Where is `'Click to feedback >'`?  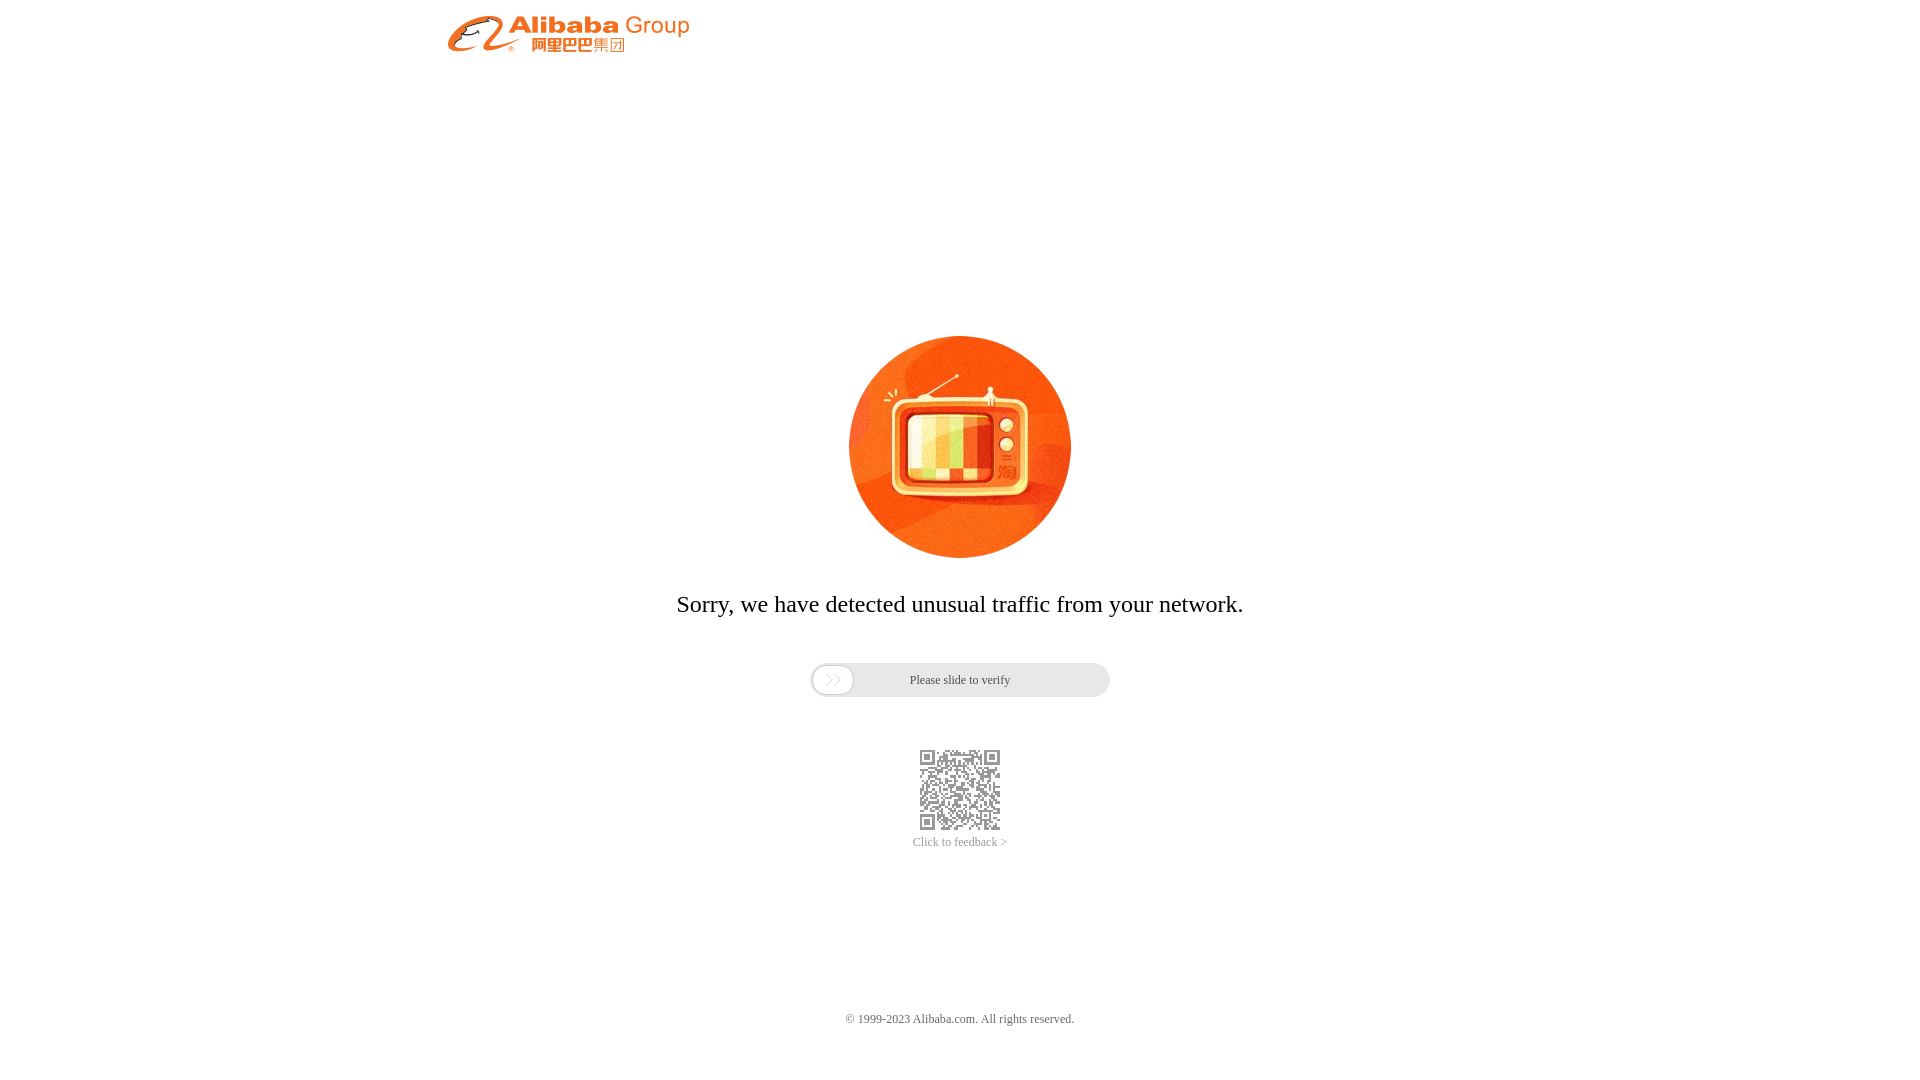
'Click to feedback >' is located at coordinates (960, 842).